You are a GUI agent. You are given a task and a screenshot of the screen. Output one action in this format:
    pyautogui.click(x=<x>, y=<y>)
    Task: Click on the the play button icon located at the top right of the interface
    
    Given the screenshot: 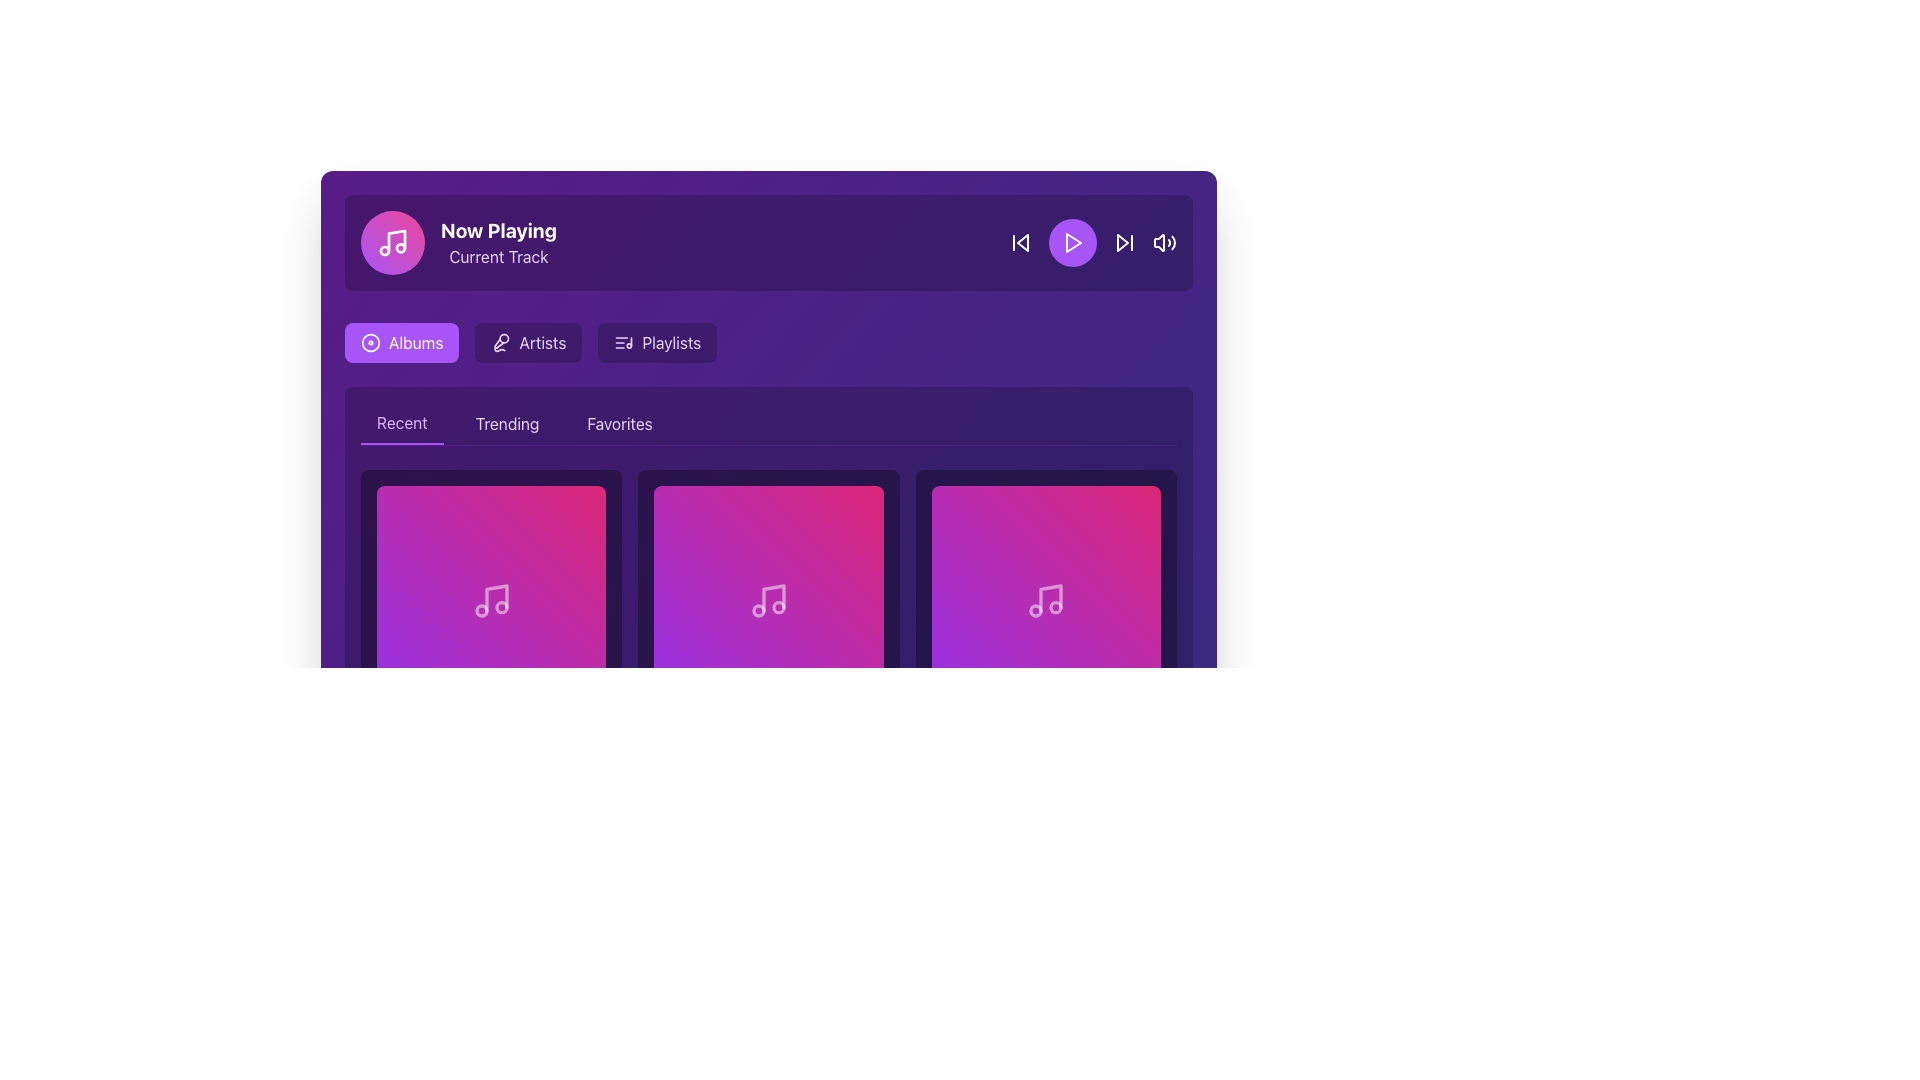 What is the action you would take?
    pyautogui.click(x=1073, y=242)
    